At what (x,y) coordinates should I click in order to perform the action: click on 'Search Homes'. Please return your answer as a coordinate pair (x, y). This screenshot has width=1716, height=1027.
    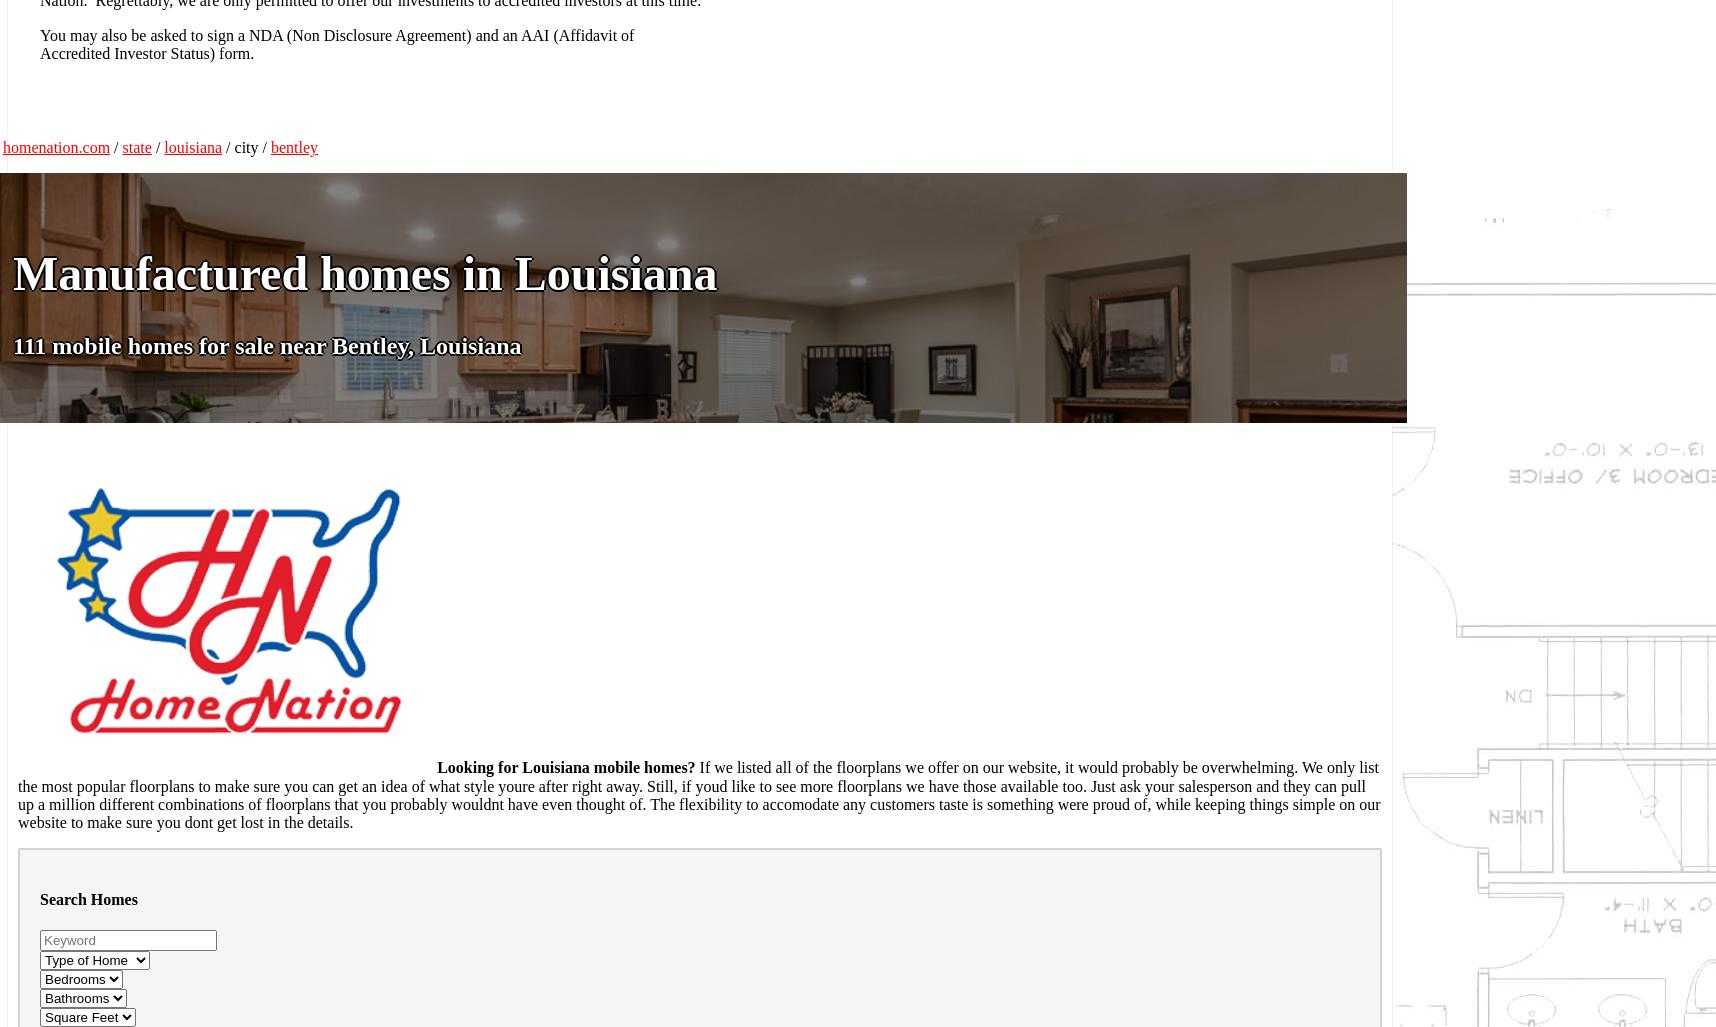
    Looking at the image, I should click on (87, 898).